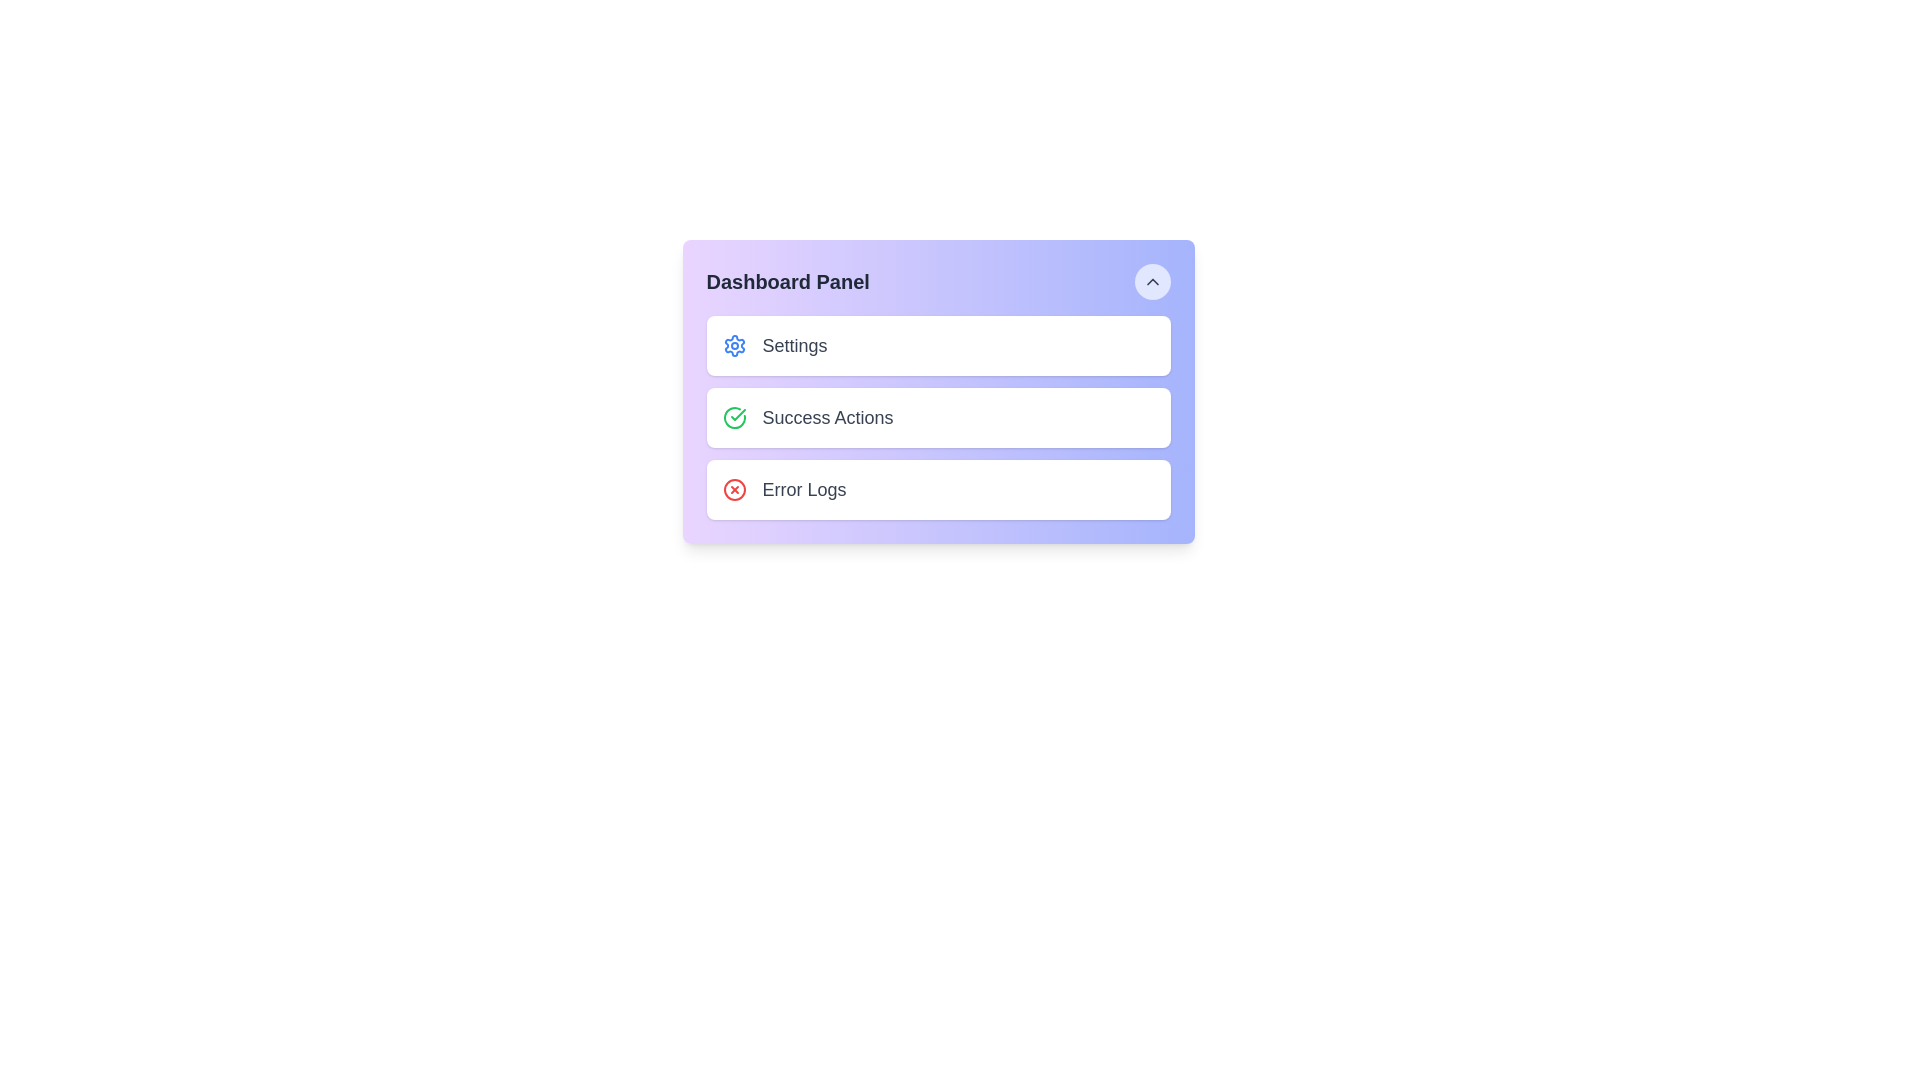 The width and height of the screenshot is (1920, 1080). Describe the element at coordinates (733, 345) in the screenshot. I see `the gear-shaped icon representing the settings menu located in the 'Settings' section of the panel` at that location.